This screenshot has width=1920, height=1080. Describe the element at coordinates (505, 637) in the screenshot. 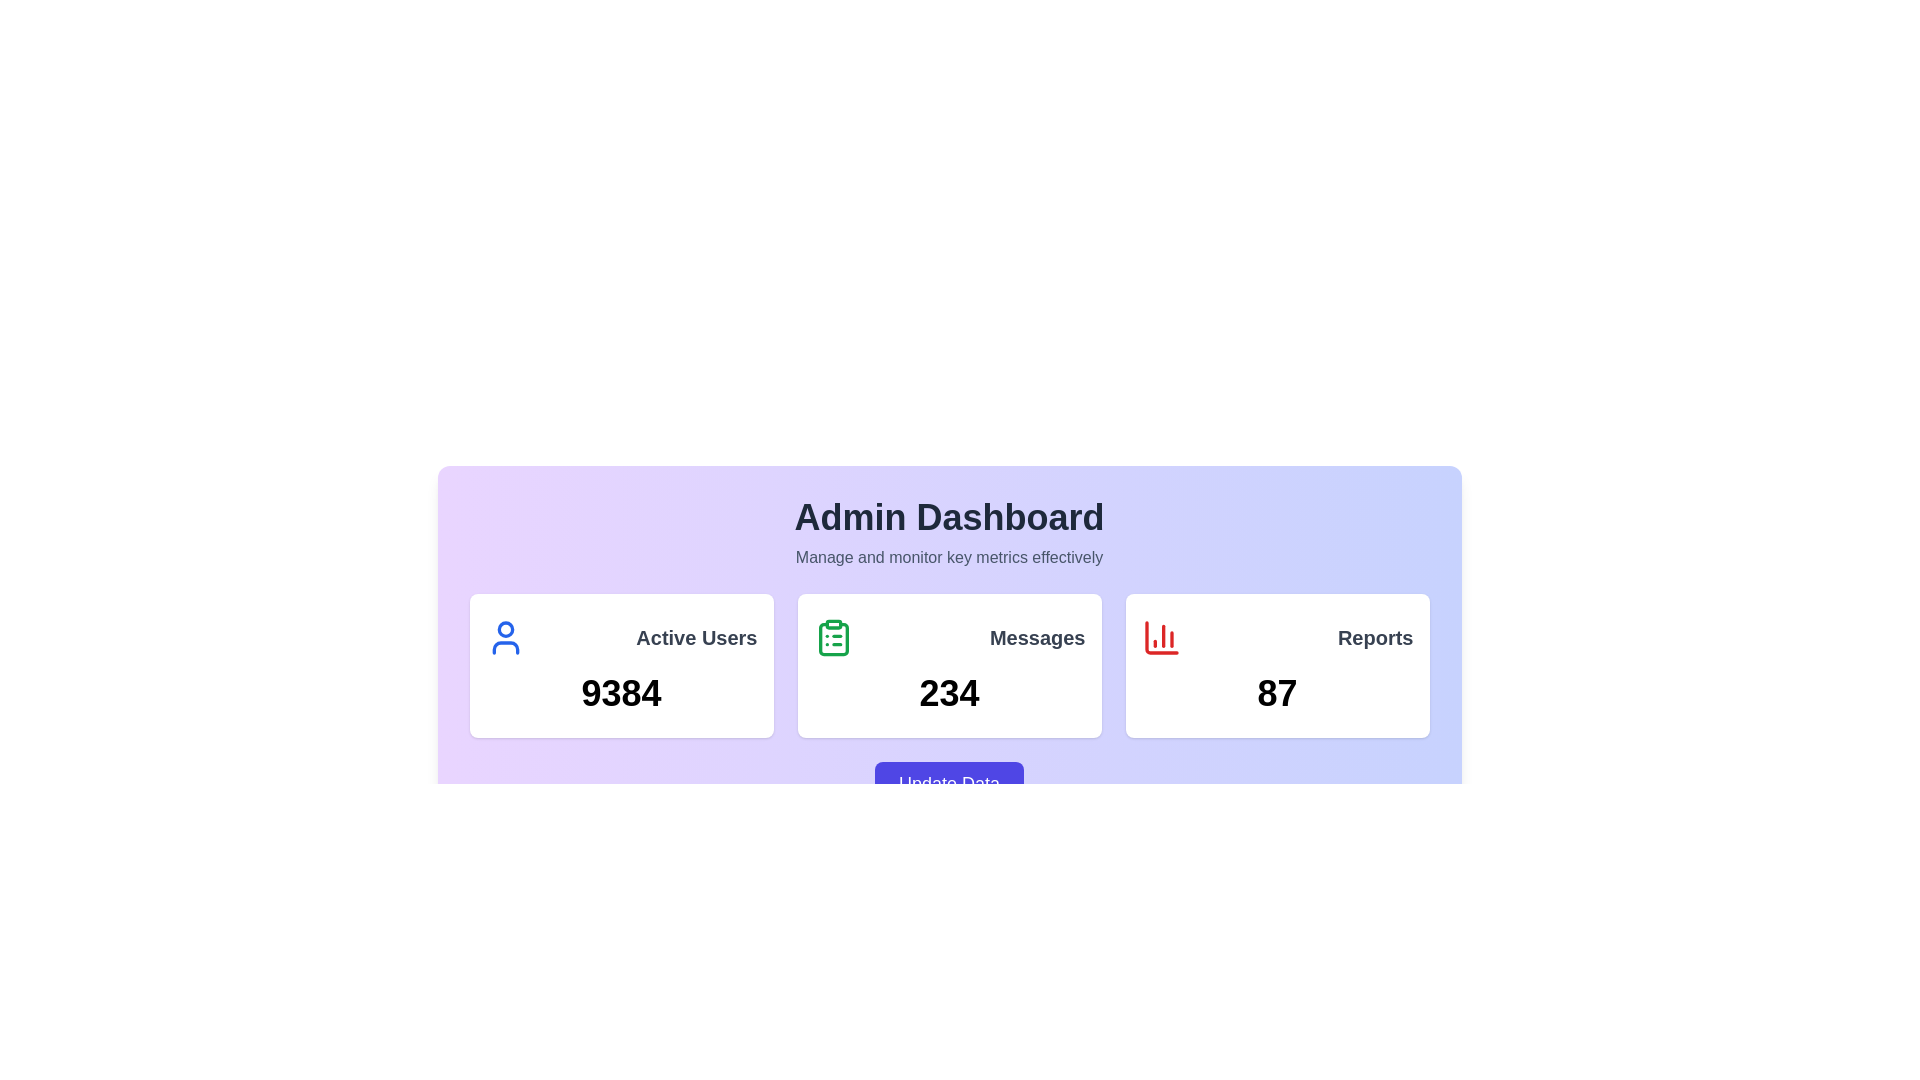

I see `the user profile icon, which is a blue circular head and simplified body located at the top-left part of the 'Active Users' card, above the numerical statistic` at that location.